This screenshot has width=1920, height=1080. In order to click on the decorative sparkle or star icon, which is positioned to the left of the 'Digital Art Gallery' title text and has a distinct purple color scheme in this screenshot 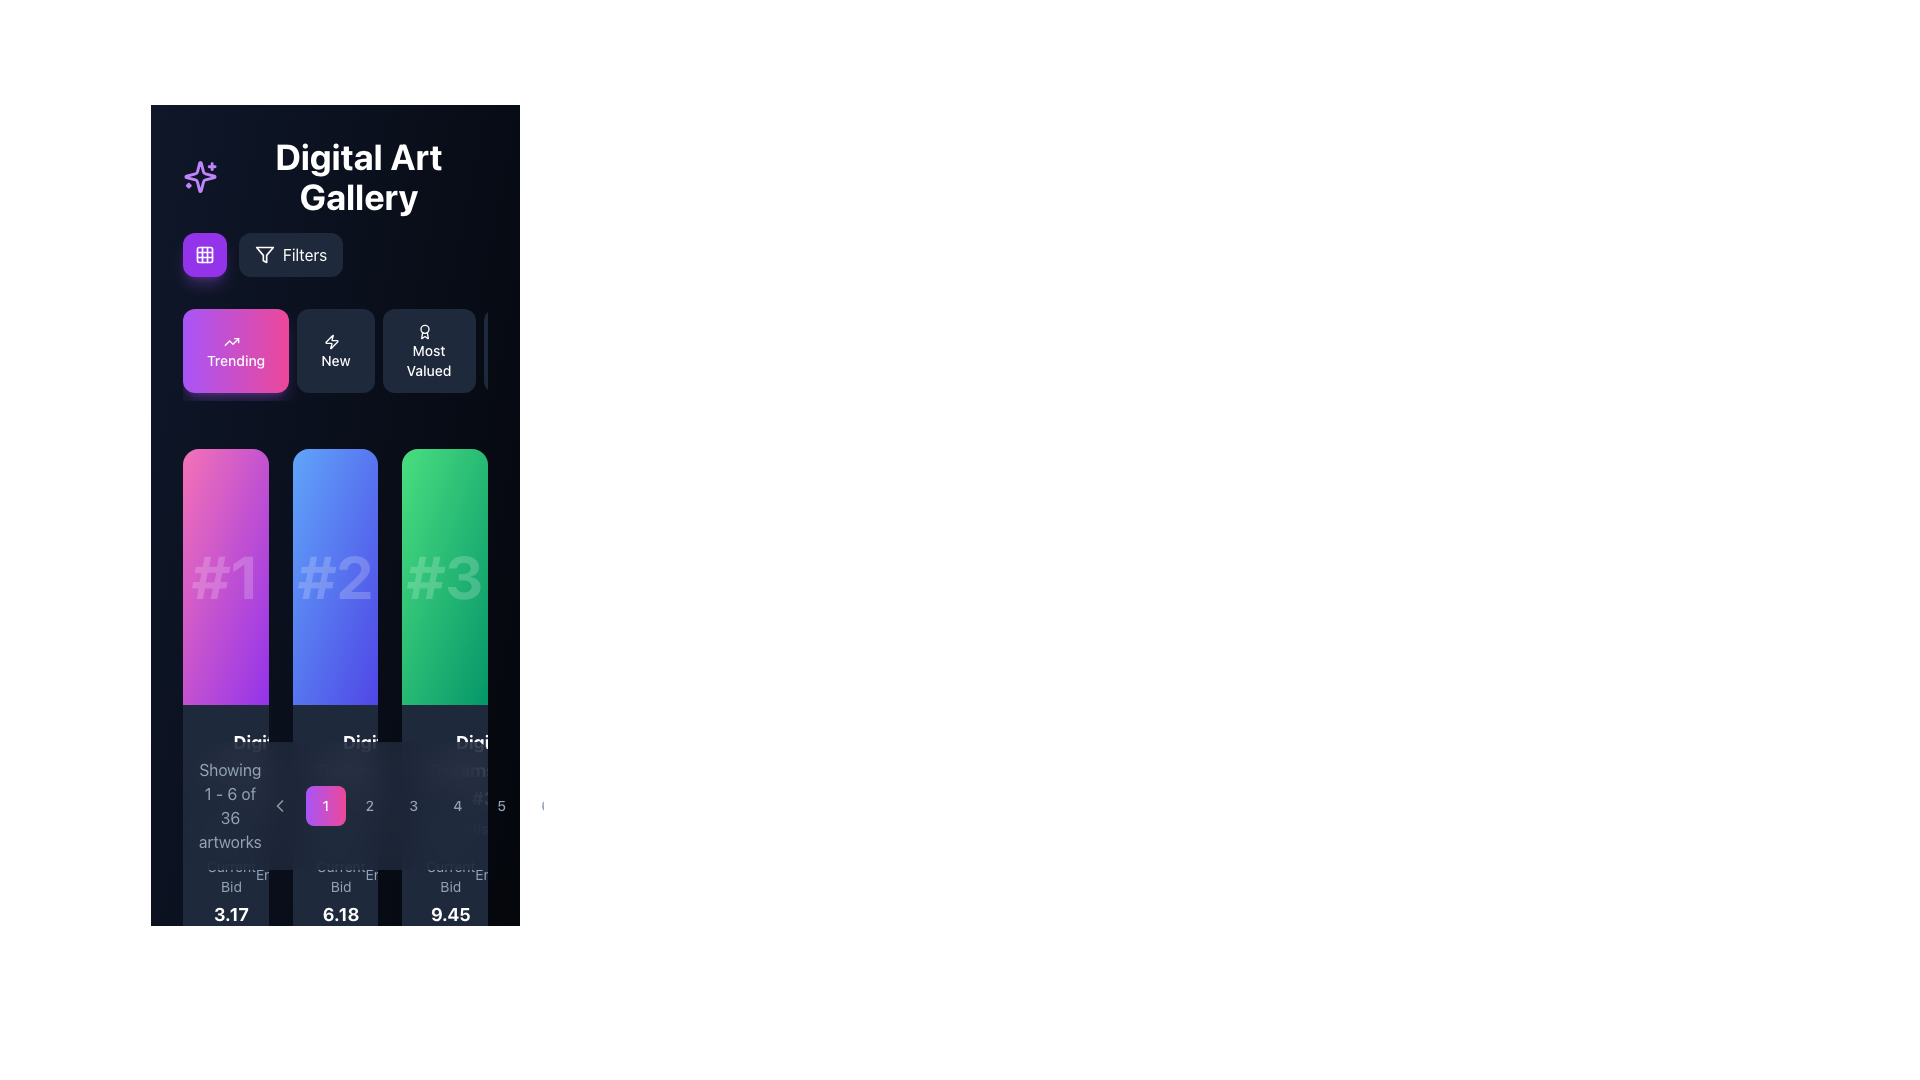, I will do `click(200, 176)`.